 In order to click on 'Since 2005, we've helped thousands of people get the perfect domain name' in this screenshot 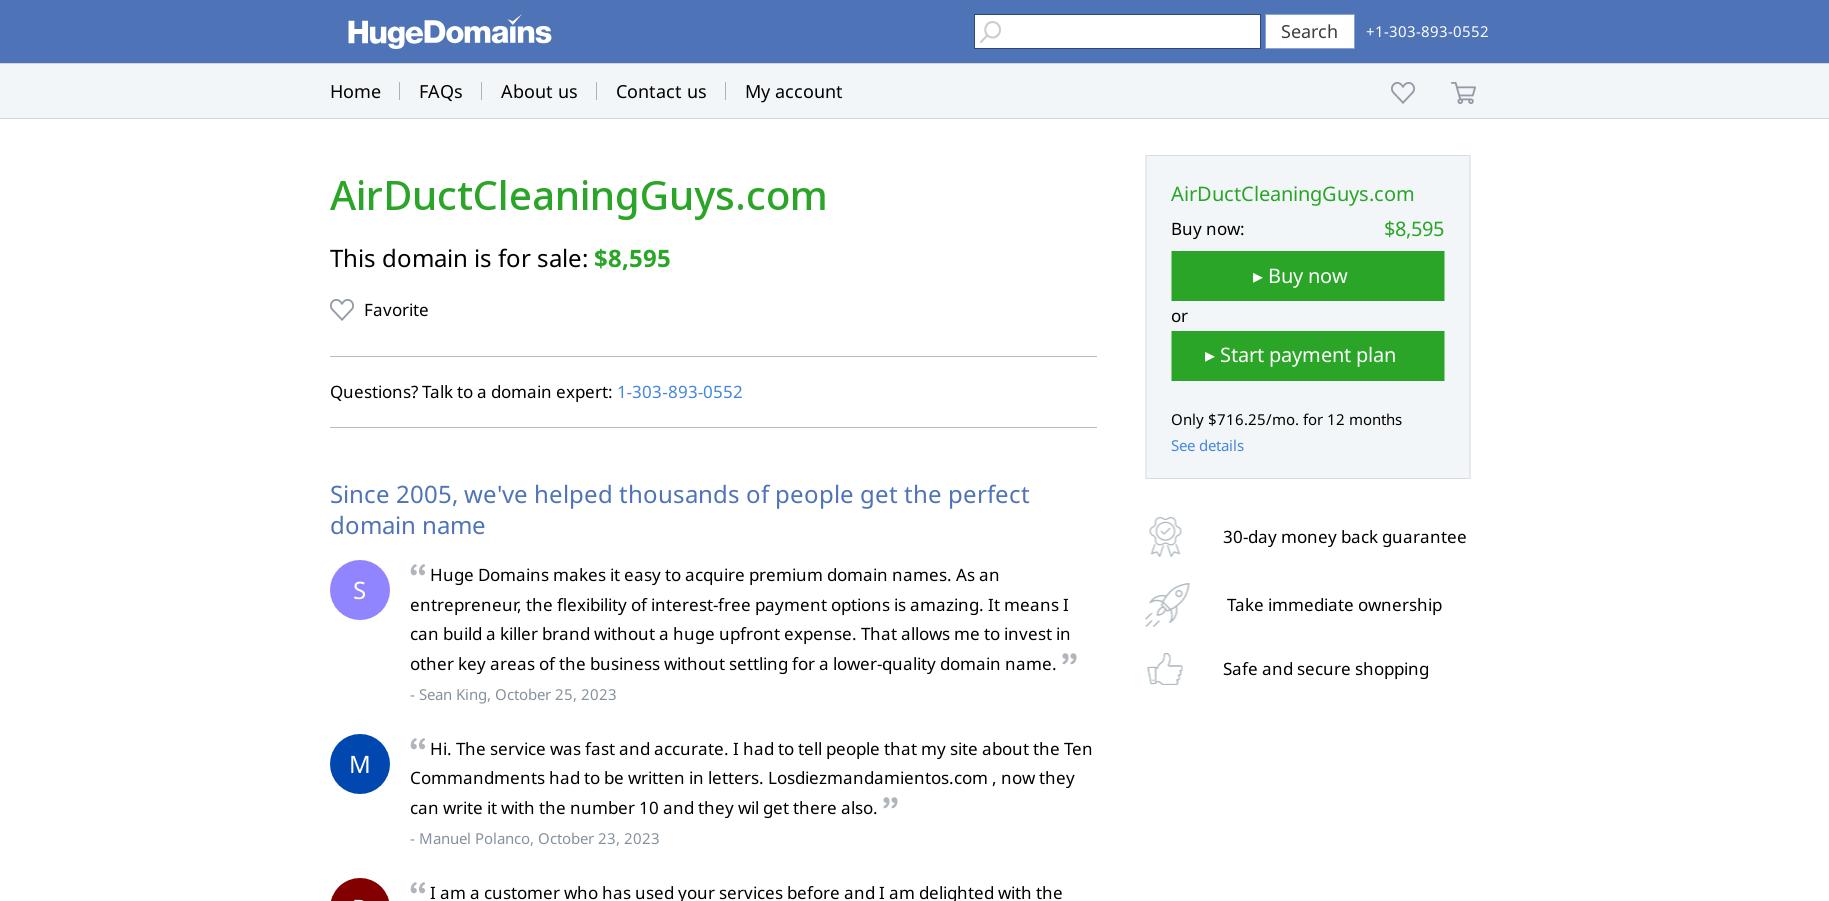, I will do `click(677, 507)`.